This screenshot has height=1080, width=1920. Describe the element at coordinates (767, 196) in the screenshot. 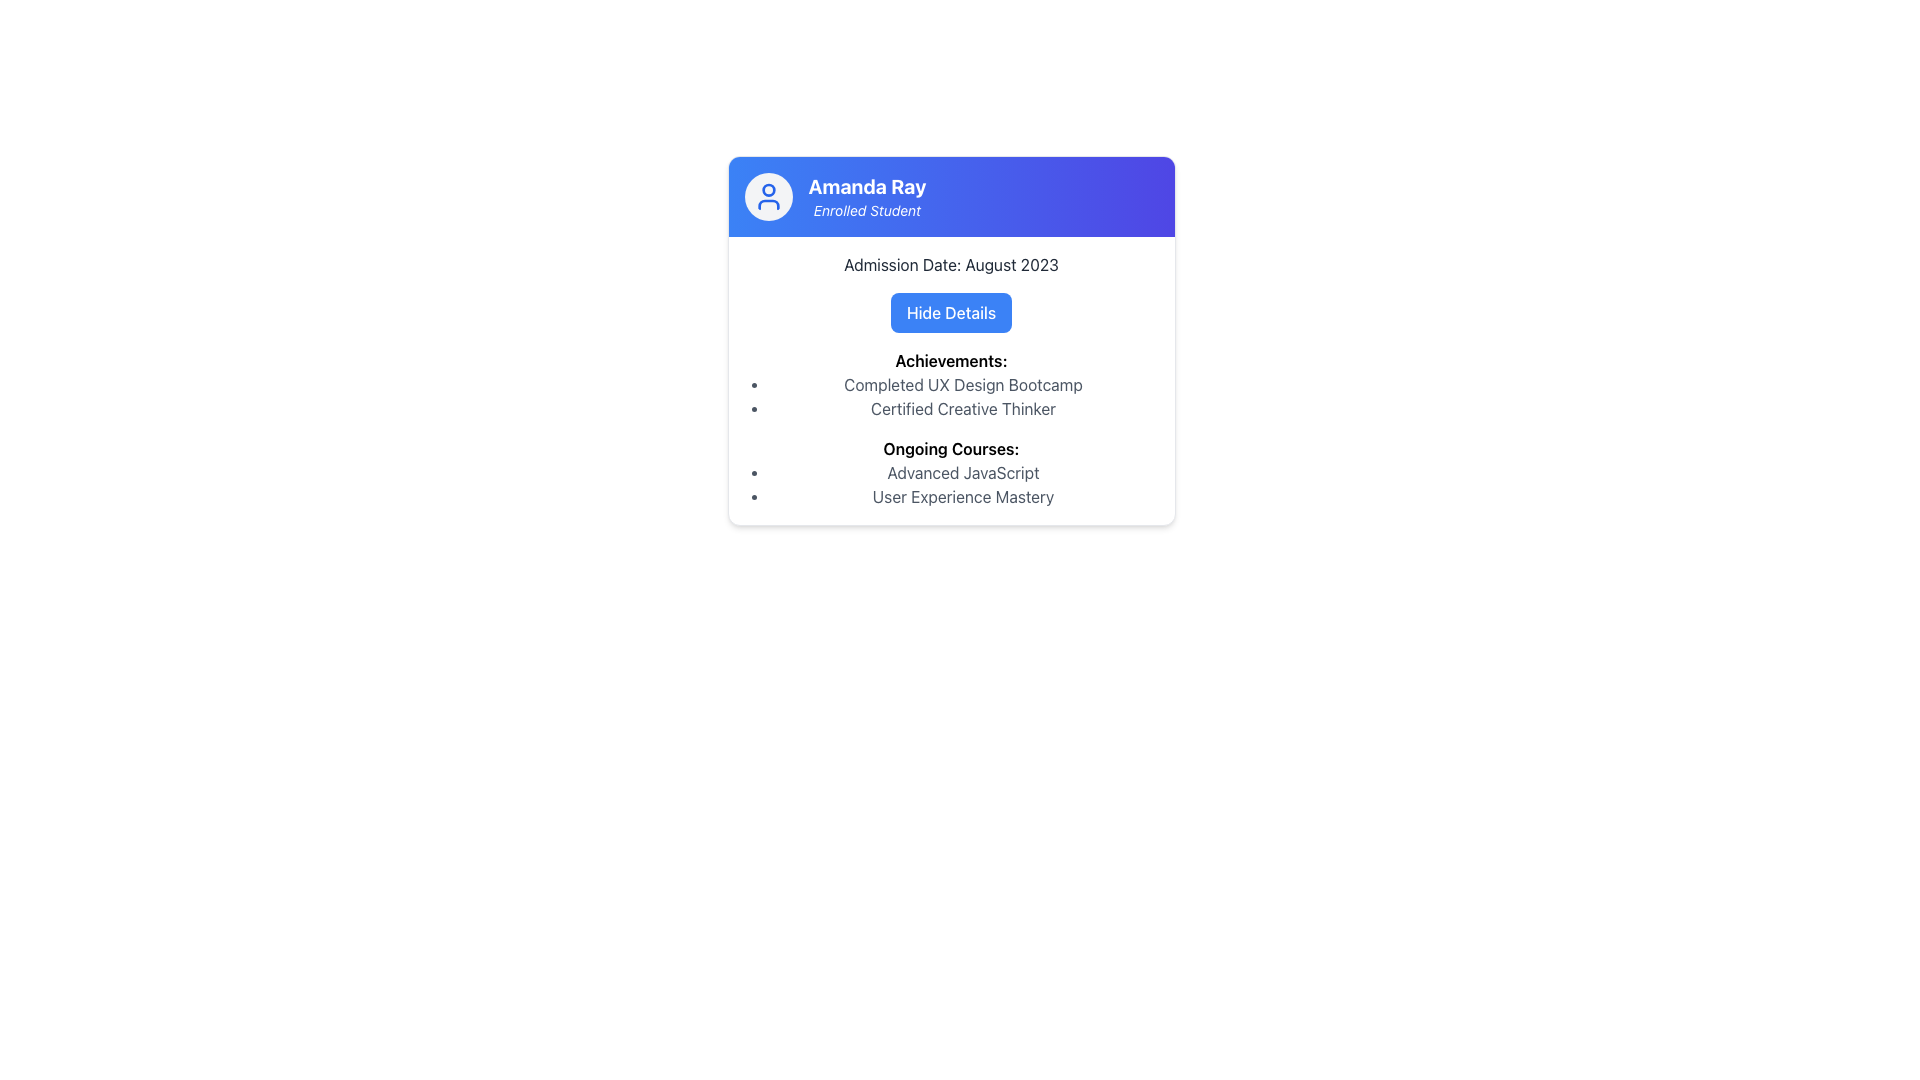

I see `the user profile icon located at the top-left corner next to the textual content 'Amanda Ray' and 'Enrolled Student'` at that location.